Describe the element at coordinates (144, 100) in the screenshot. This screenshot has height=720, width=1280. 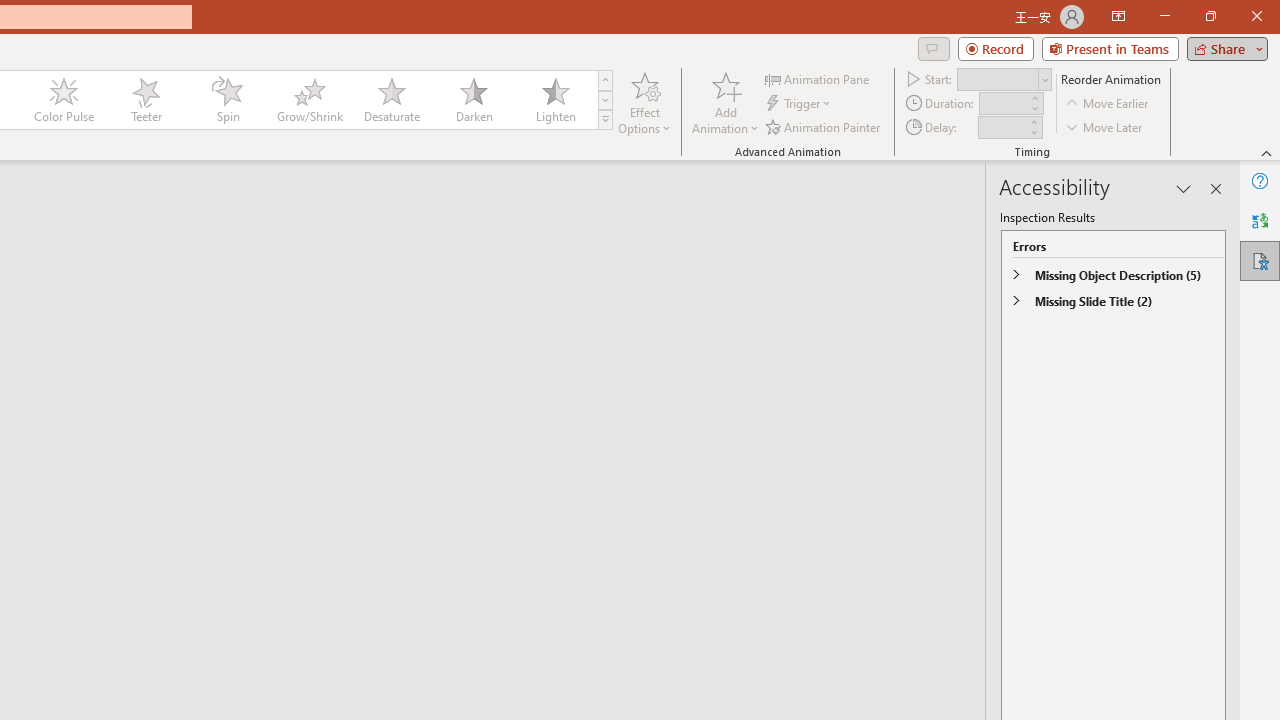
I see `'Teeter'` at that location.